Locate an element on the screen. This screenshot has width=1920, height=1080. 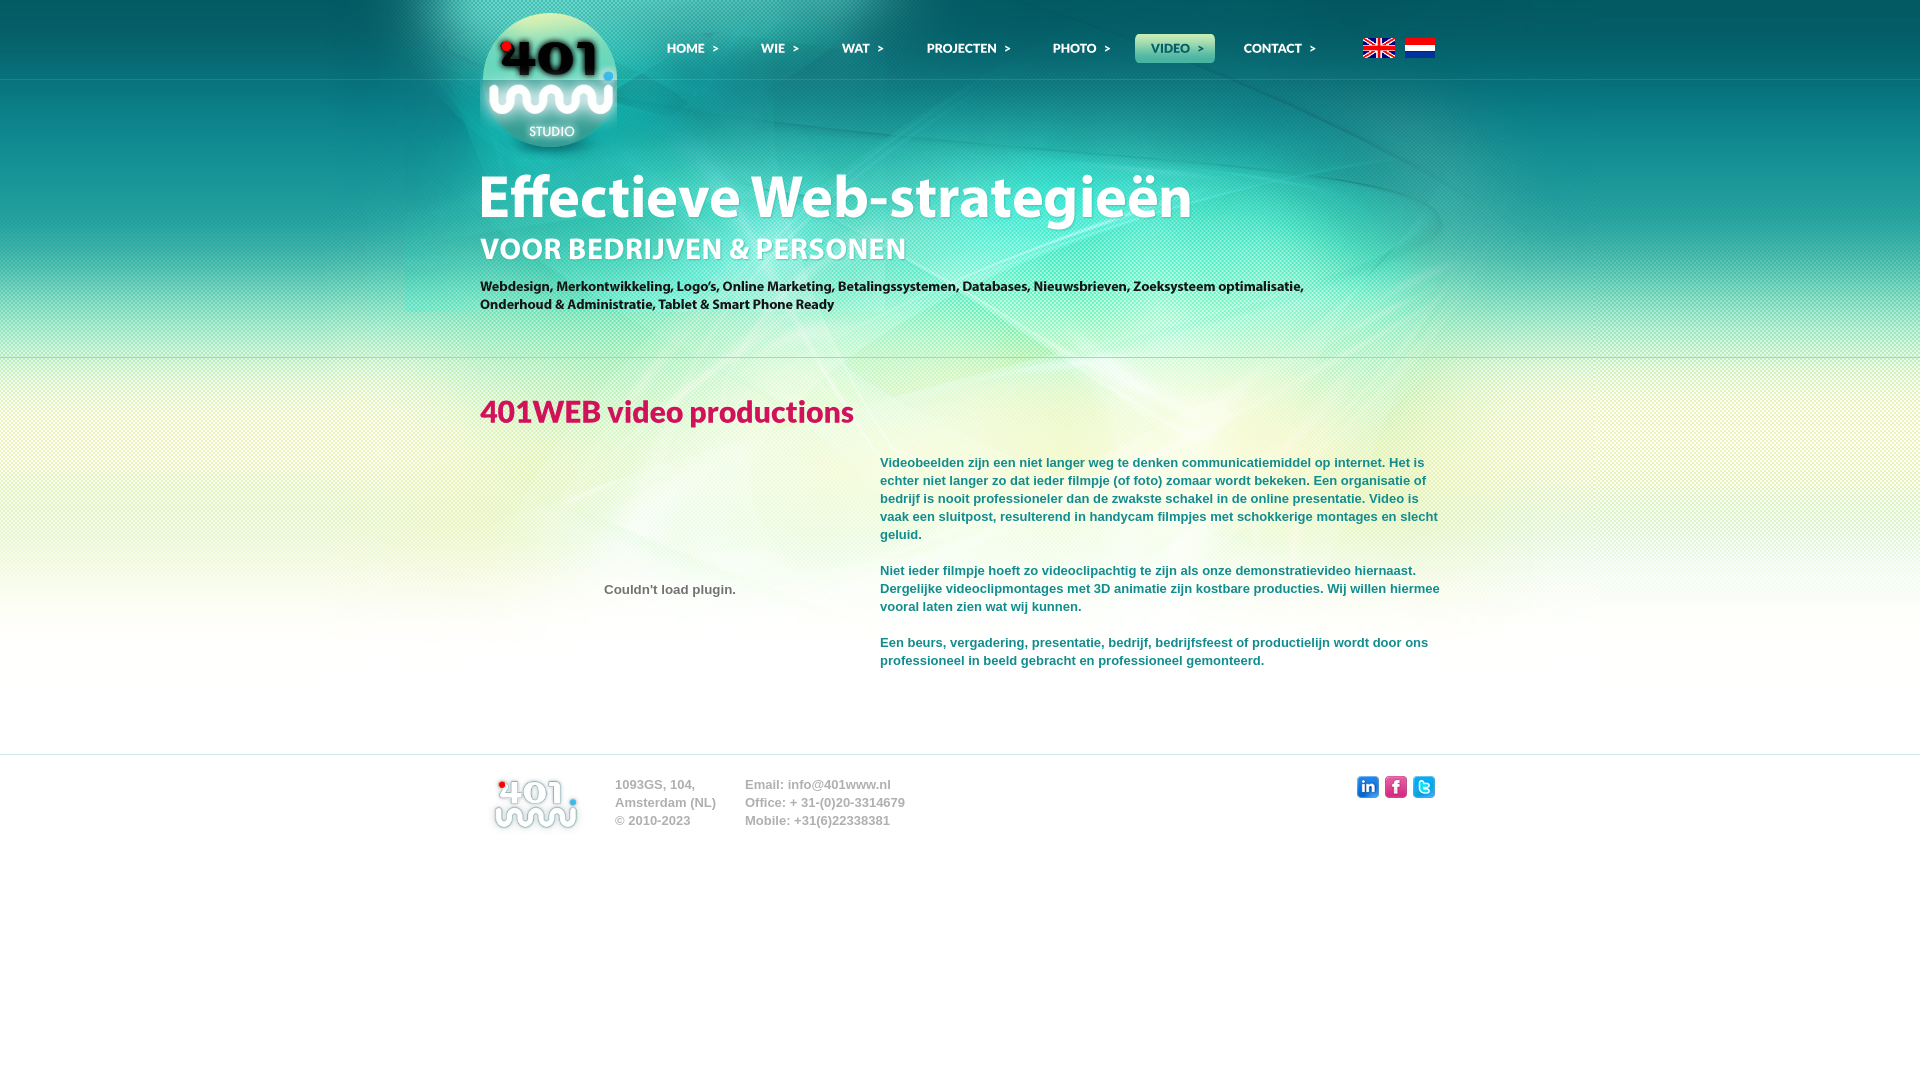
'facebook' is located at coordinates (1395, 785).